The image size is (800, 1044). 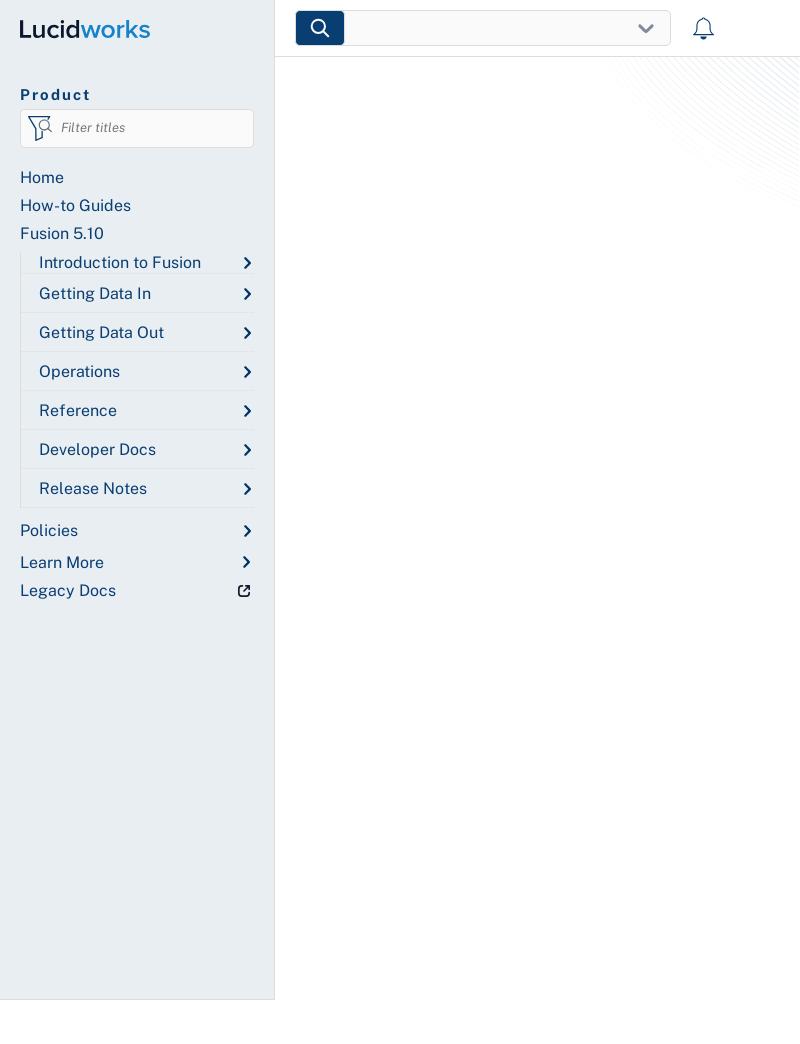 What do you see at coordinates (119, 261) in the screenshot?
I see `'Introduction to Fusion'` at bounding box center [119, 261].